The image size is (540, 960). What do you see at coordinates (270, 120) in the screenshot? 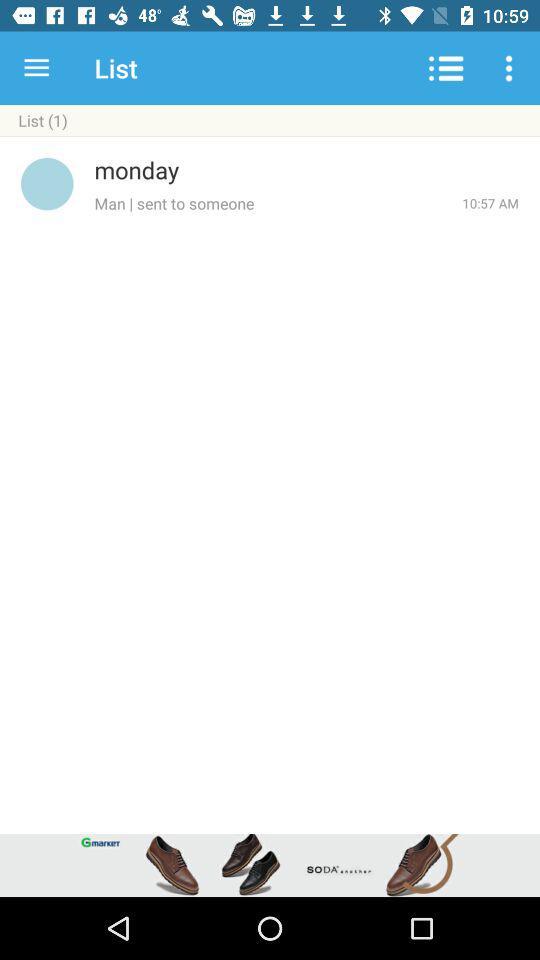
I see `list (1) icon` at bounding box center [270, 120].